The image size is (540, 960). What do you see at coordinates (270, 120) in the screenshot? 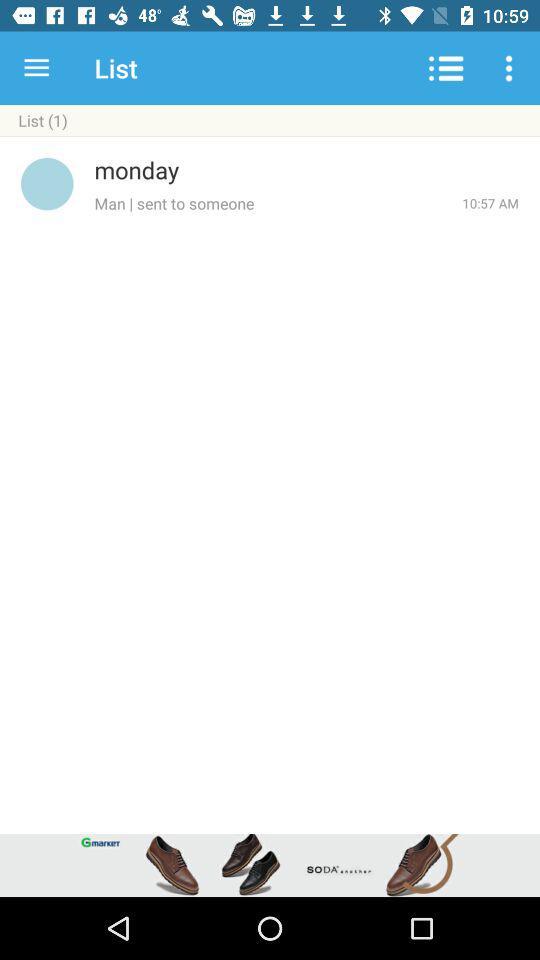
I see `list (1) icon` at bounding box center [270, 120].